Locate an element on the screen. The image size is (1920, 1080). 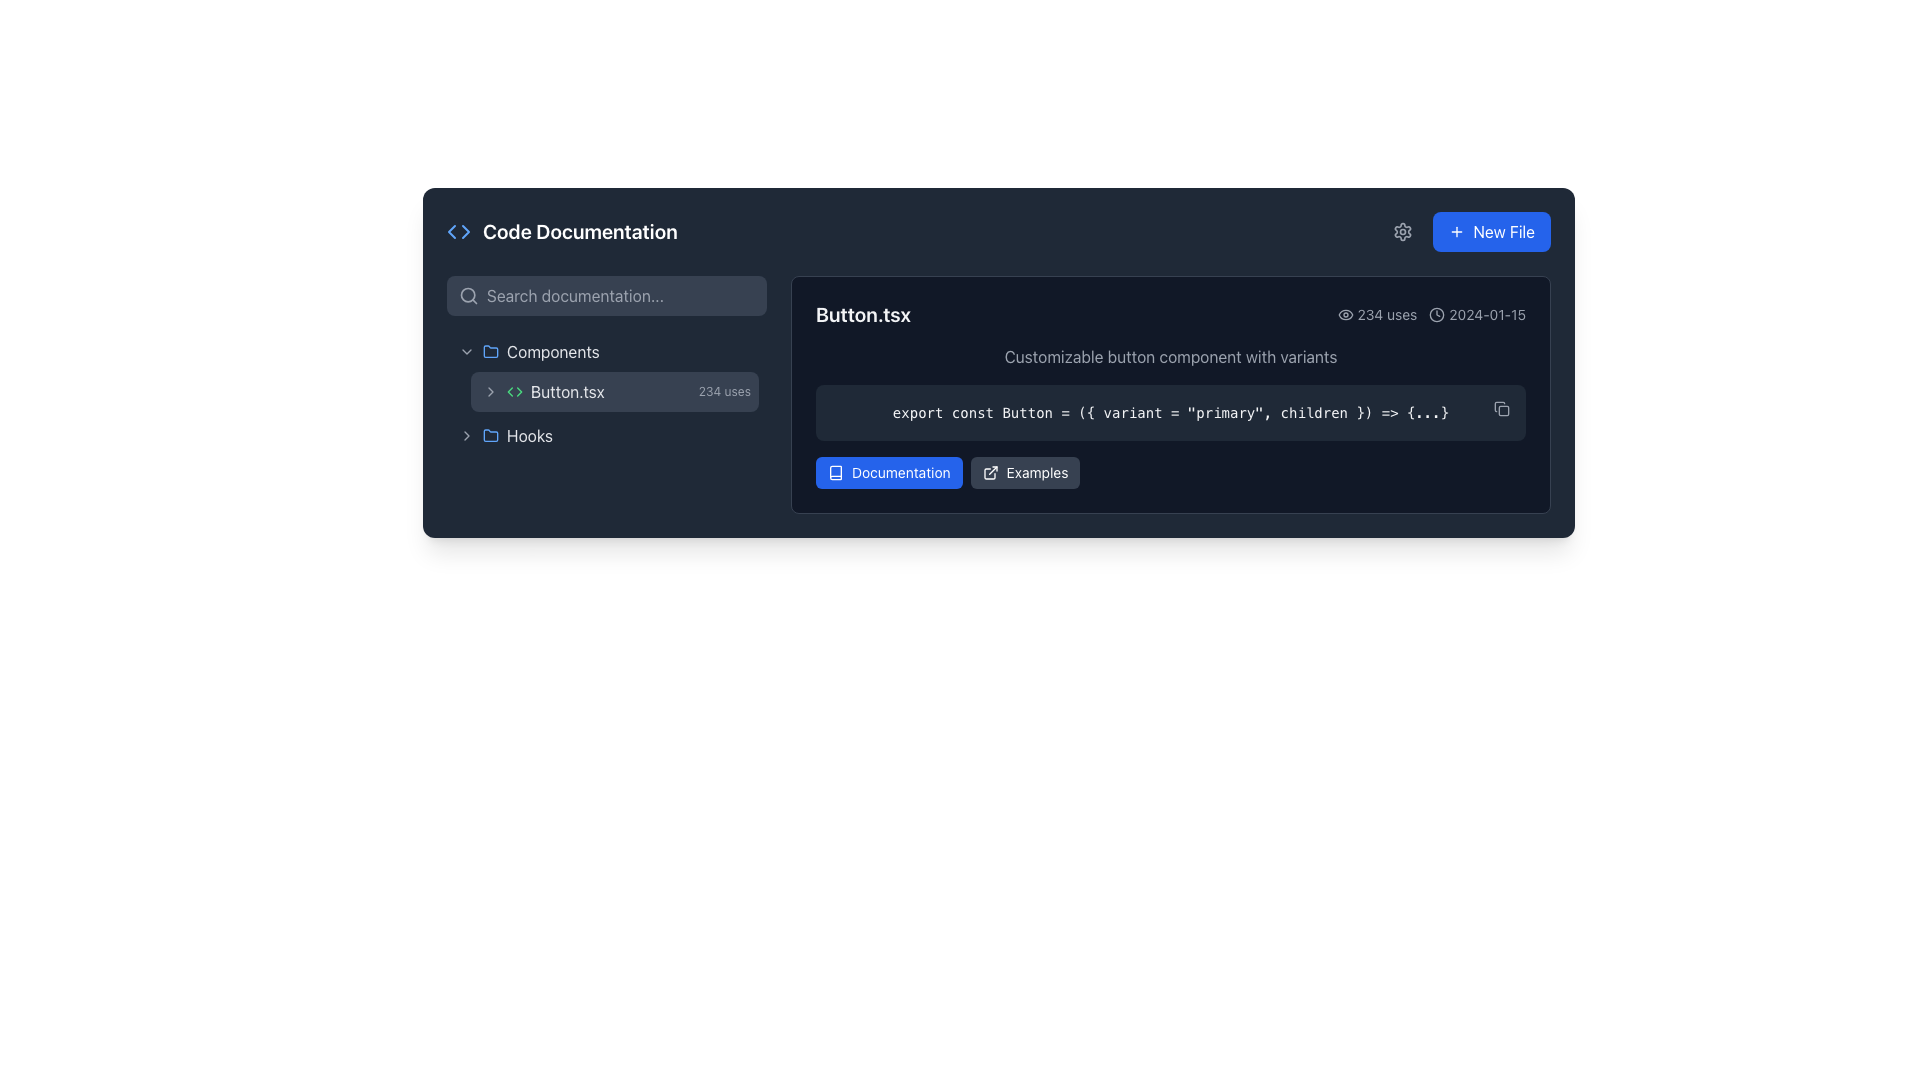
date information displayed on the label with the clock icon, which shows '2024-01-15' in the top-right portion of the panel next to the usage metric is located at coordinates (1477, 315).